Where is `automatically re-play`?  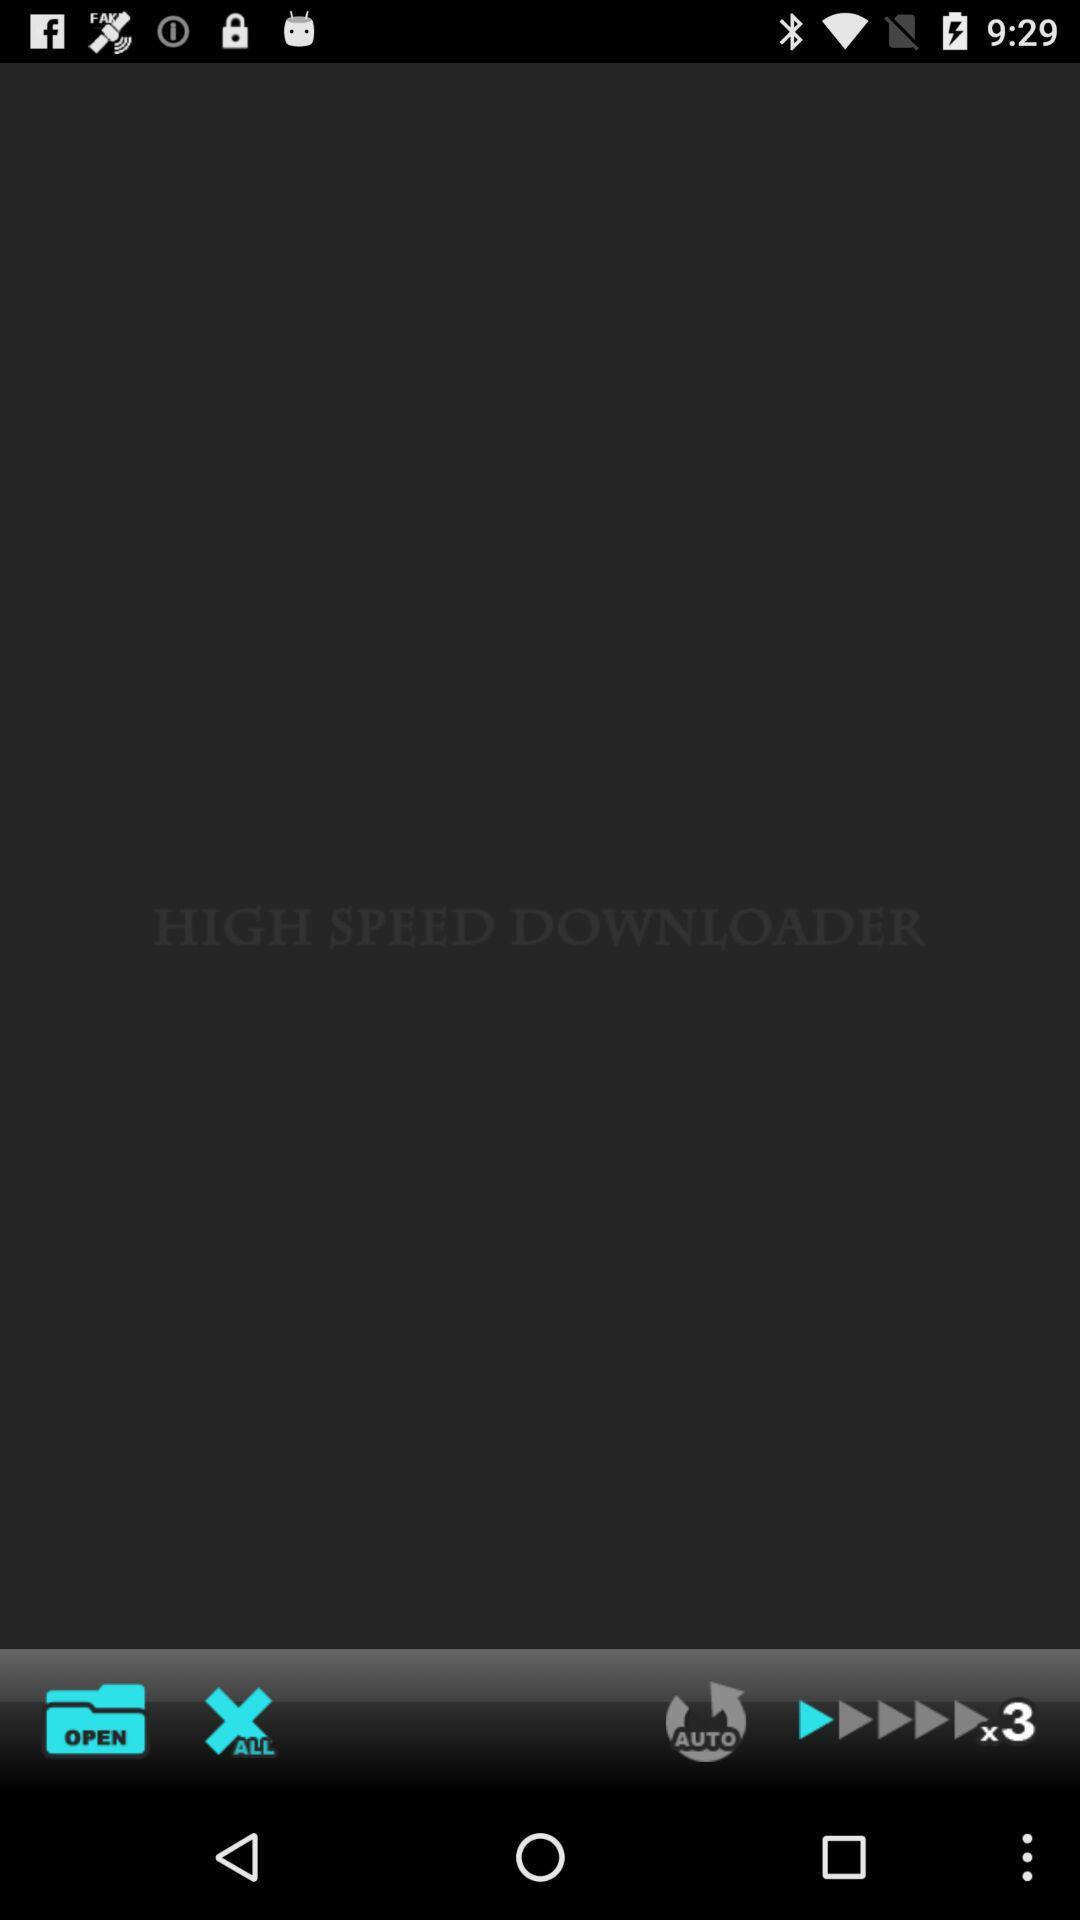 automatically re-play is located at coordinates (705, 1720).